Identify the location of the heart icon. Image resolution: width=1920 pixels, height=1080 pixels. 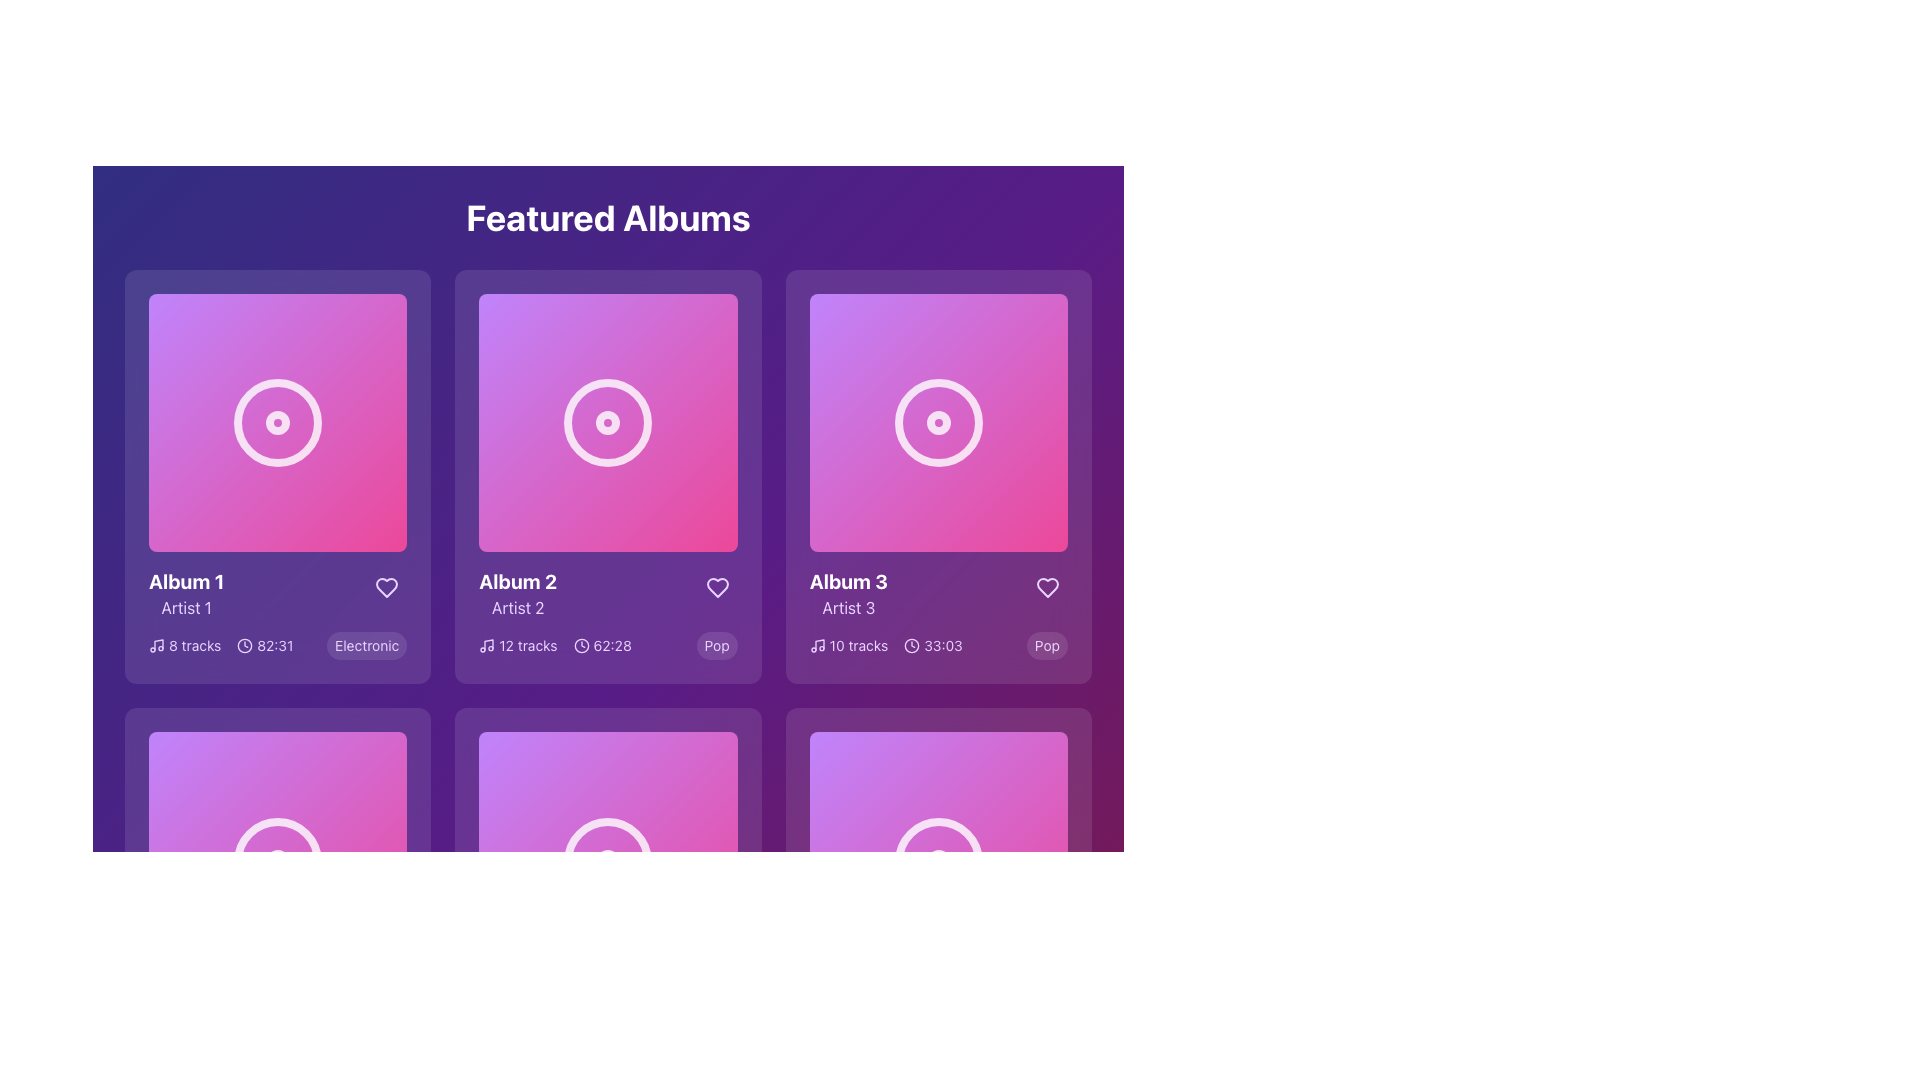
(717, 587).